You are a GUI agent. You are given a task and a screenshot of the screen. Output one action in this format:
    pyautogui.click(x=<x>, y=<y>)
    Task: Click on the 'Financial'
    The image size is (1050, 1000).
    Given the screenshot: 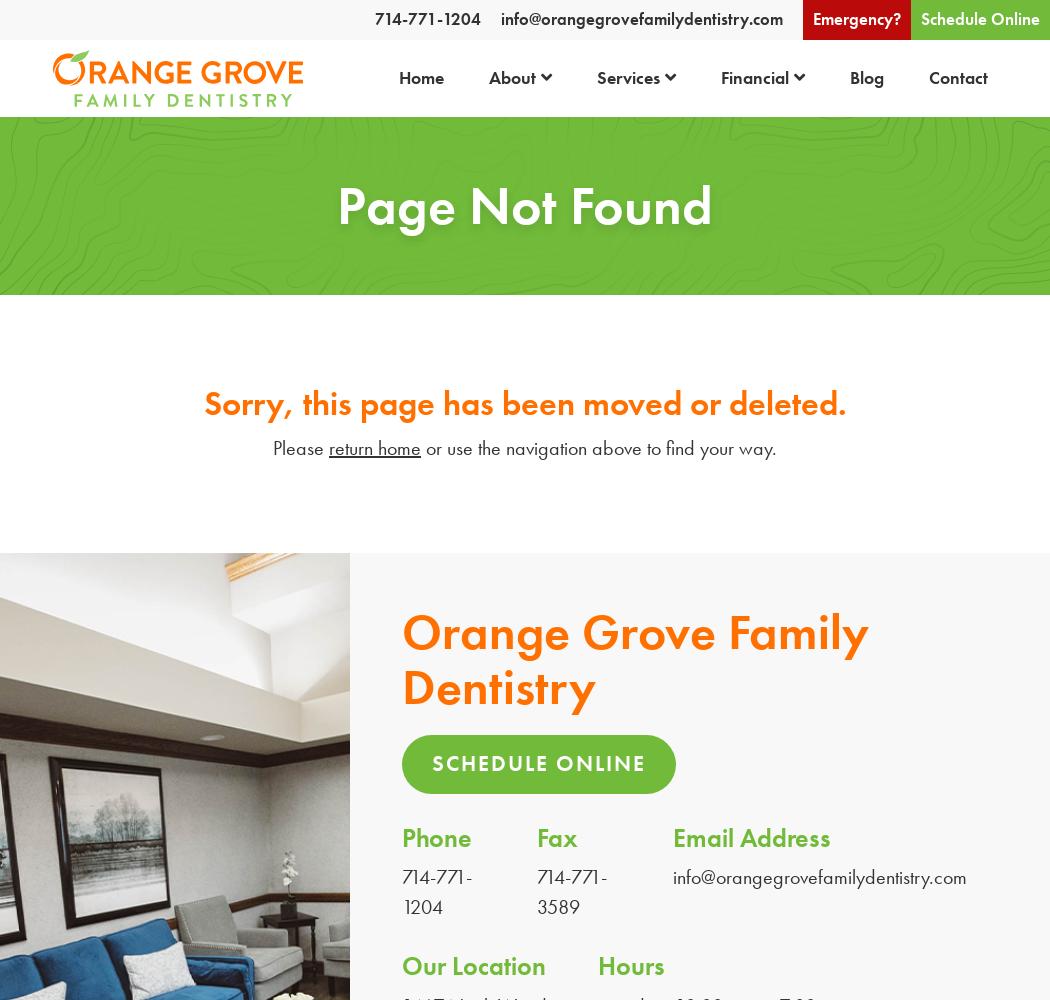 What is the action you would take?
    pyautogui.click(x=754, y=76)
    